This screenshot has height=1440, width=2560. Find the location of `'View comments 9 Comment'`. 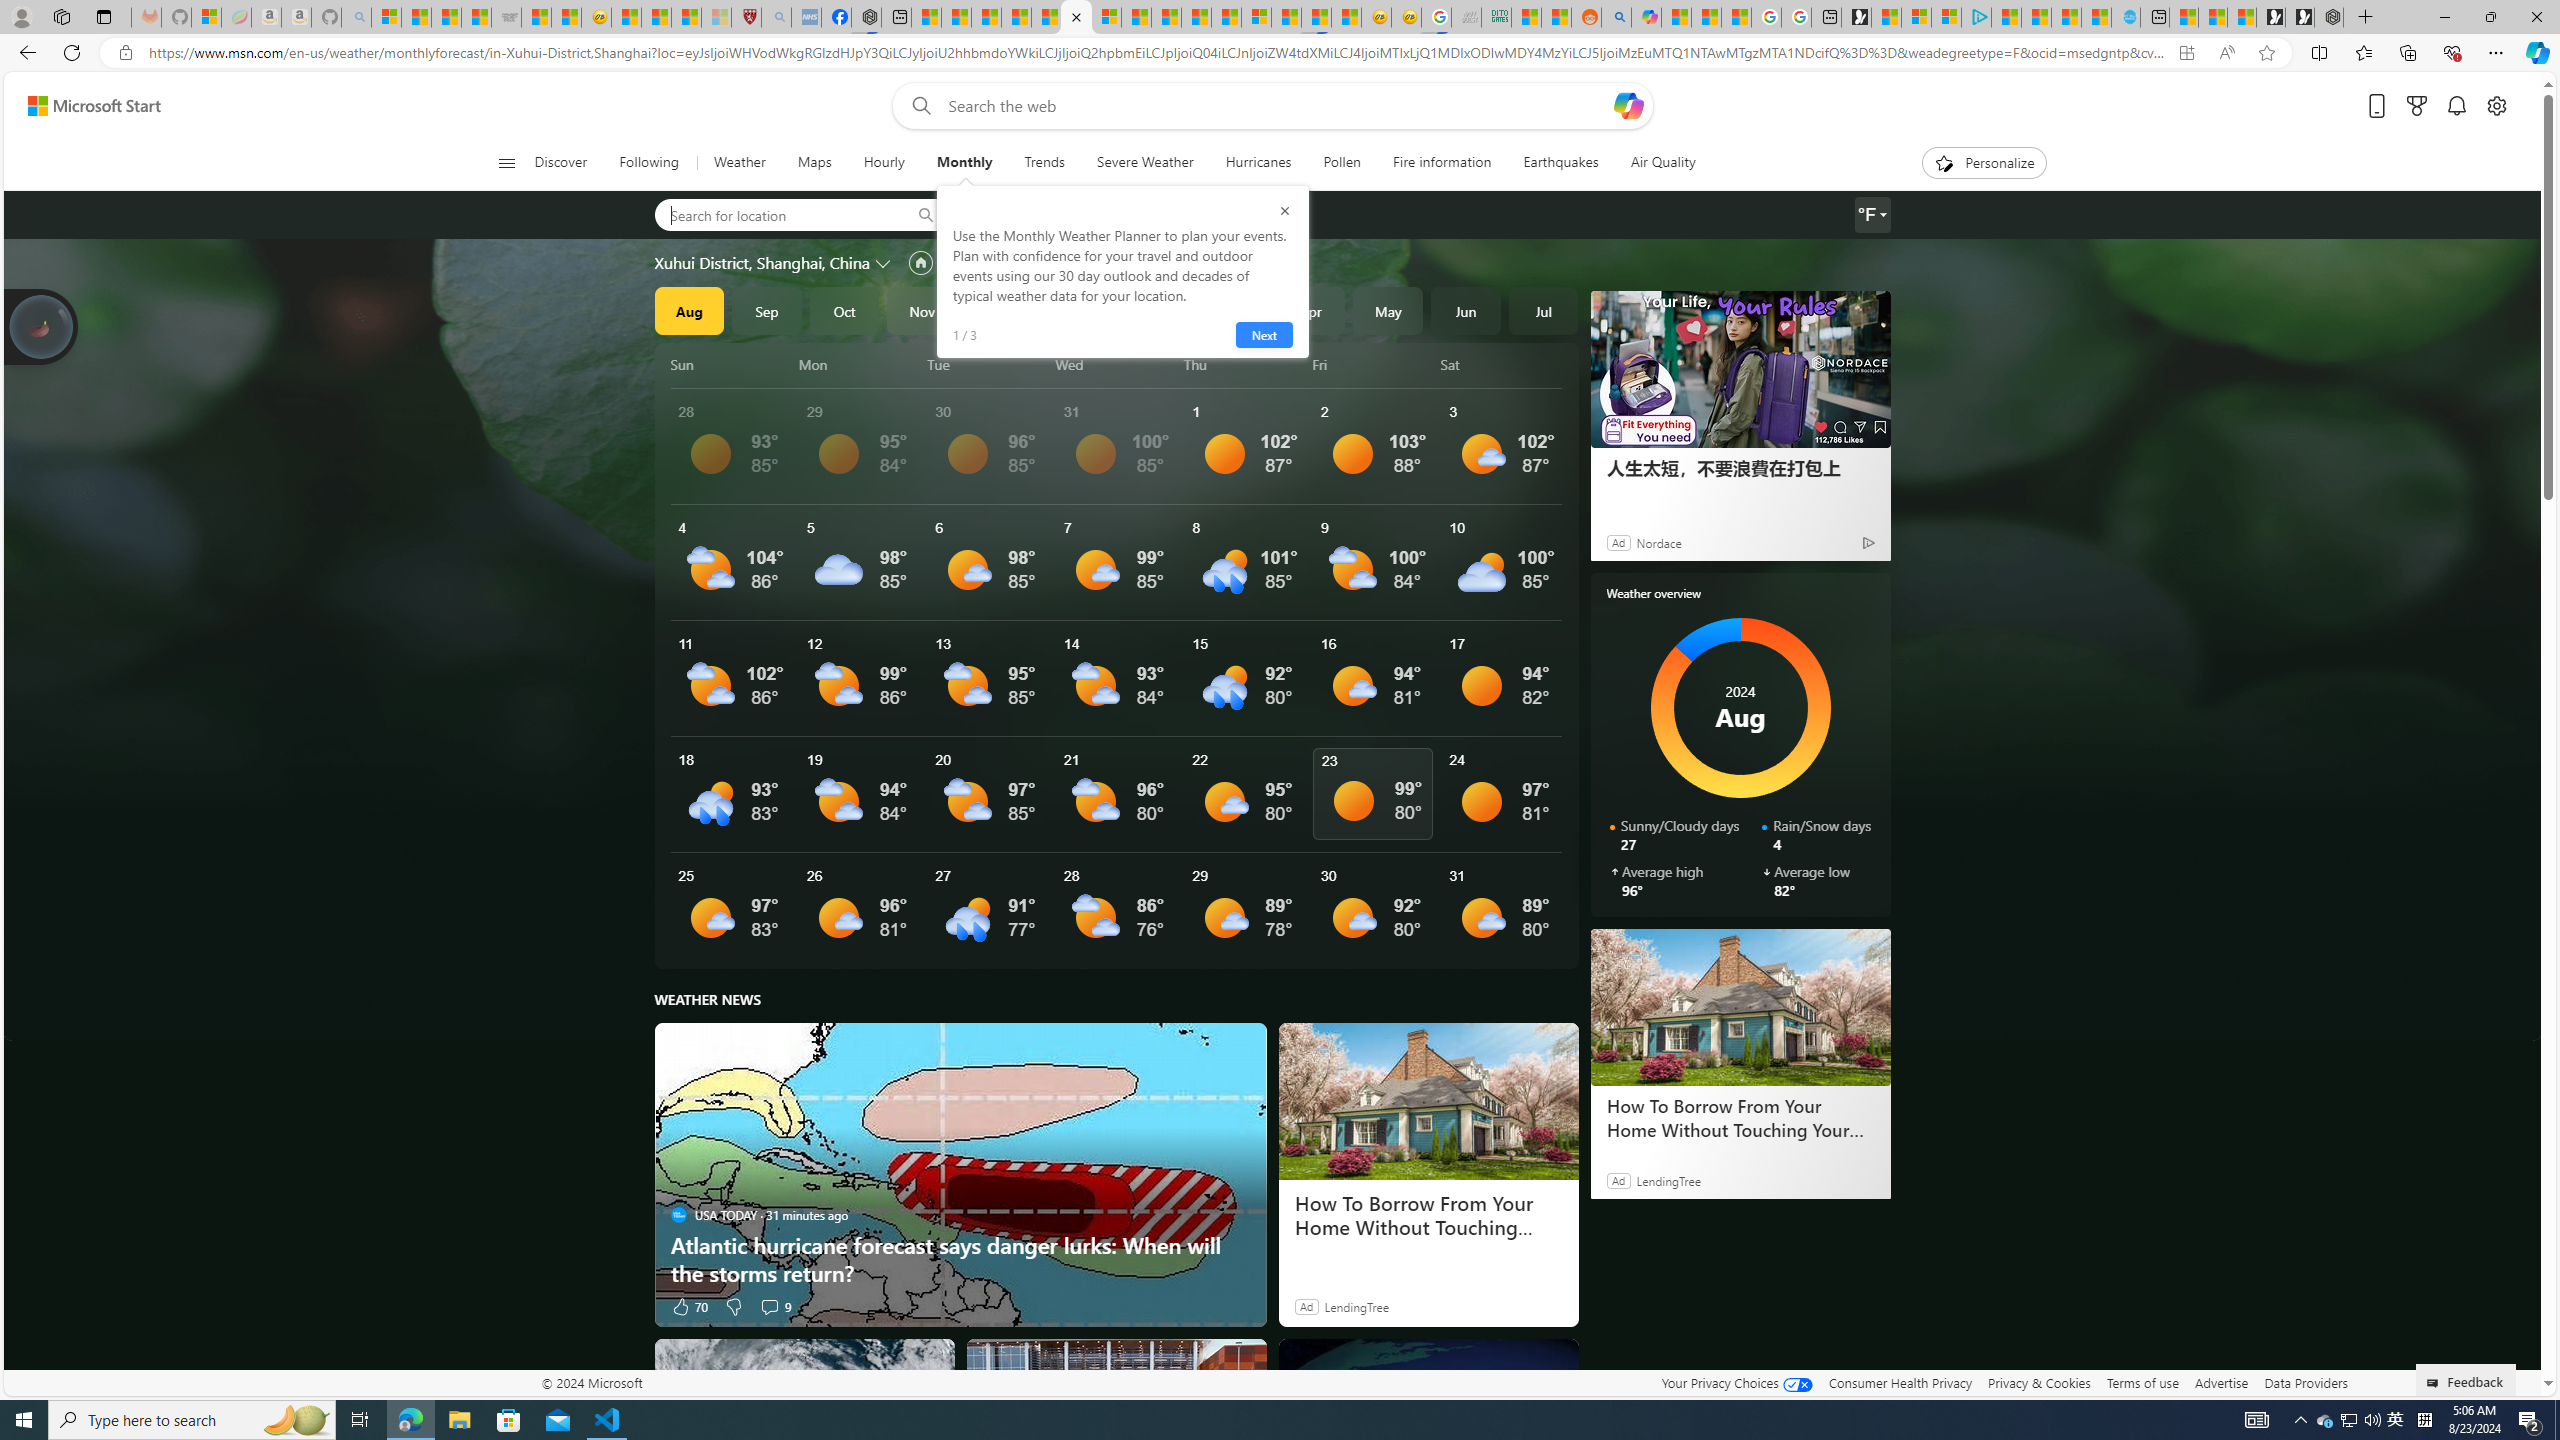

'View comments 9 Comment' is located at coordinates (769, 1305).